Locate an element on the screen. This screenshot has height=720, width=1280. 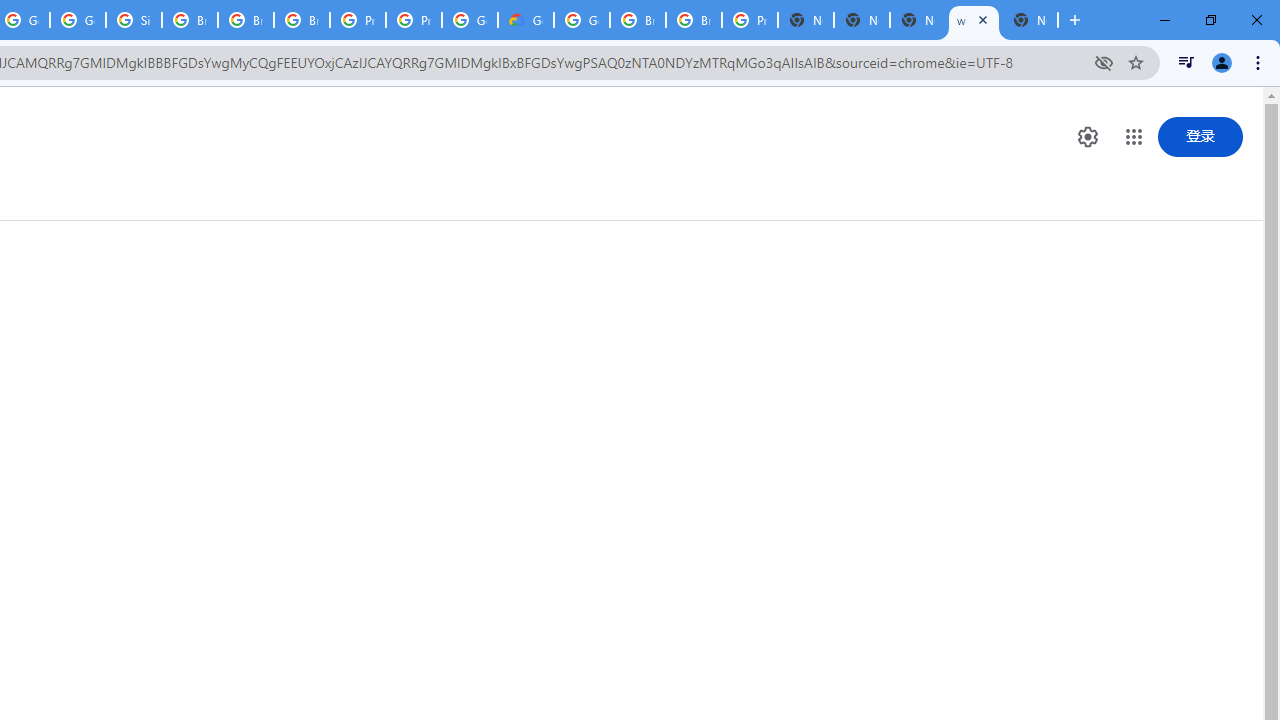
'Browse Chrome as a guest - Computer - Google Chrome Help' is located at coordinates (637, 20).